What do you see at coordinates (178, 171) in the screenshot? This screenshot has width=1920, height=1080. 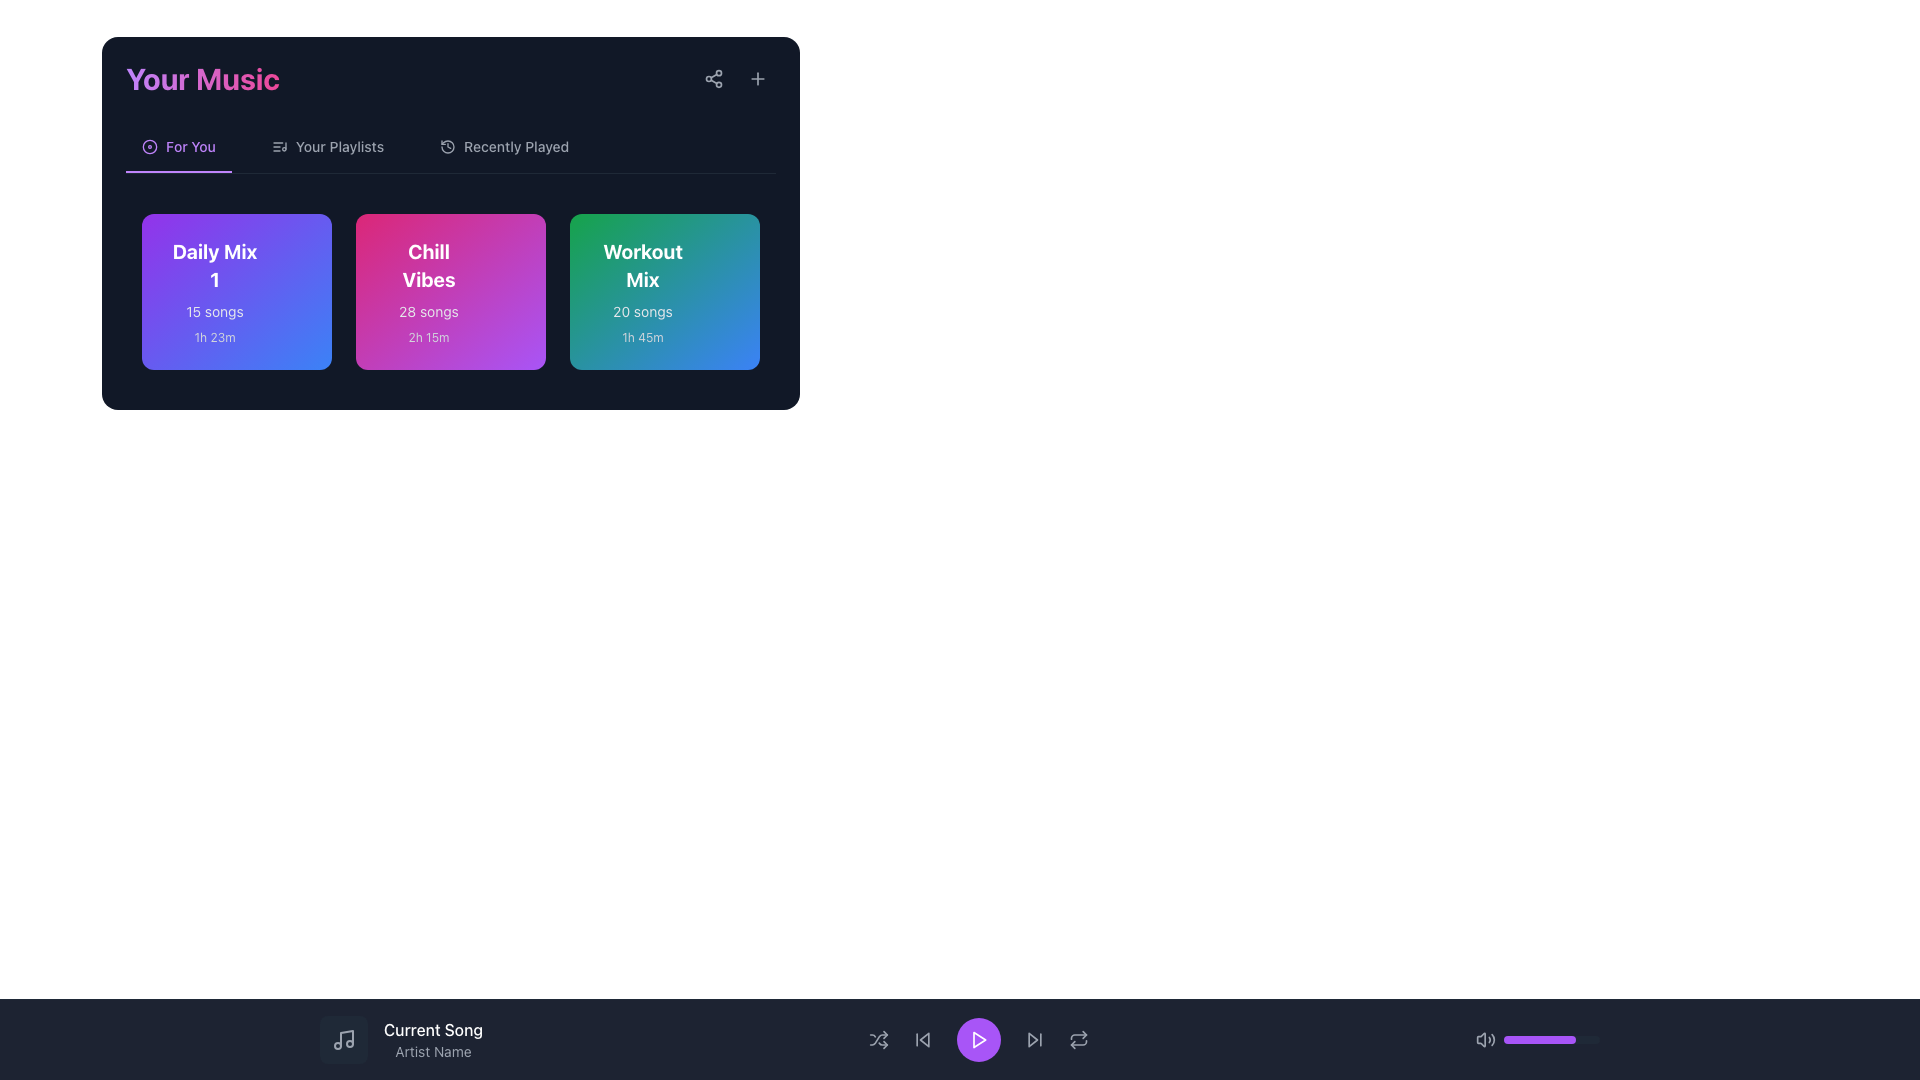 I see `the state of the Underline indicator, a thin purple rectangular bar located at the bottom of the header menu under the 'For You' tab` at bounding box center [178, 171].